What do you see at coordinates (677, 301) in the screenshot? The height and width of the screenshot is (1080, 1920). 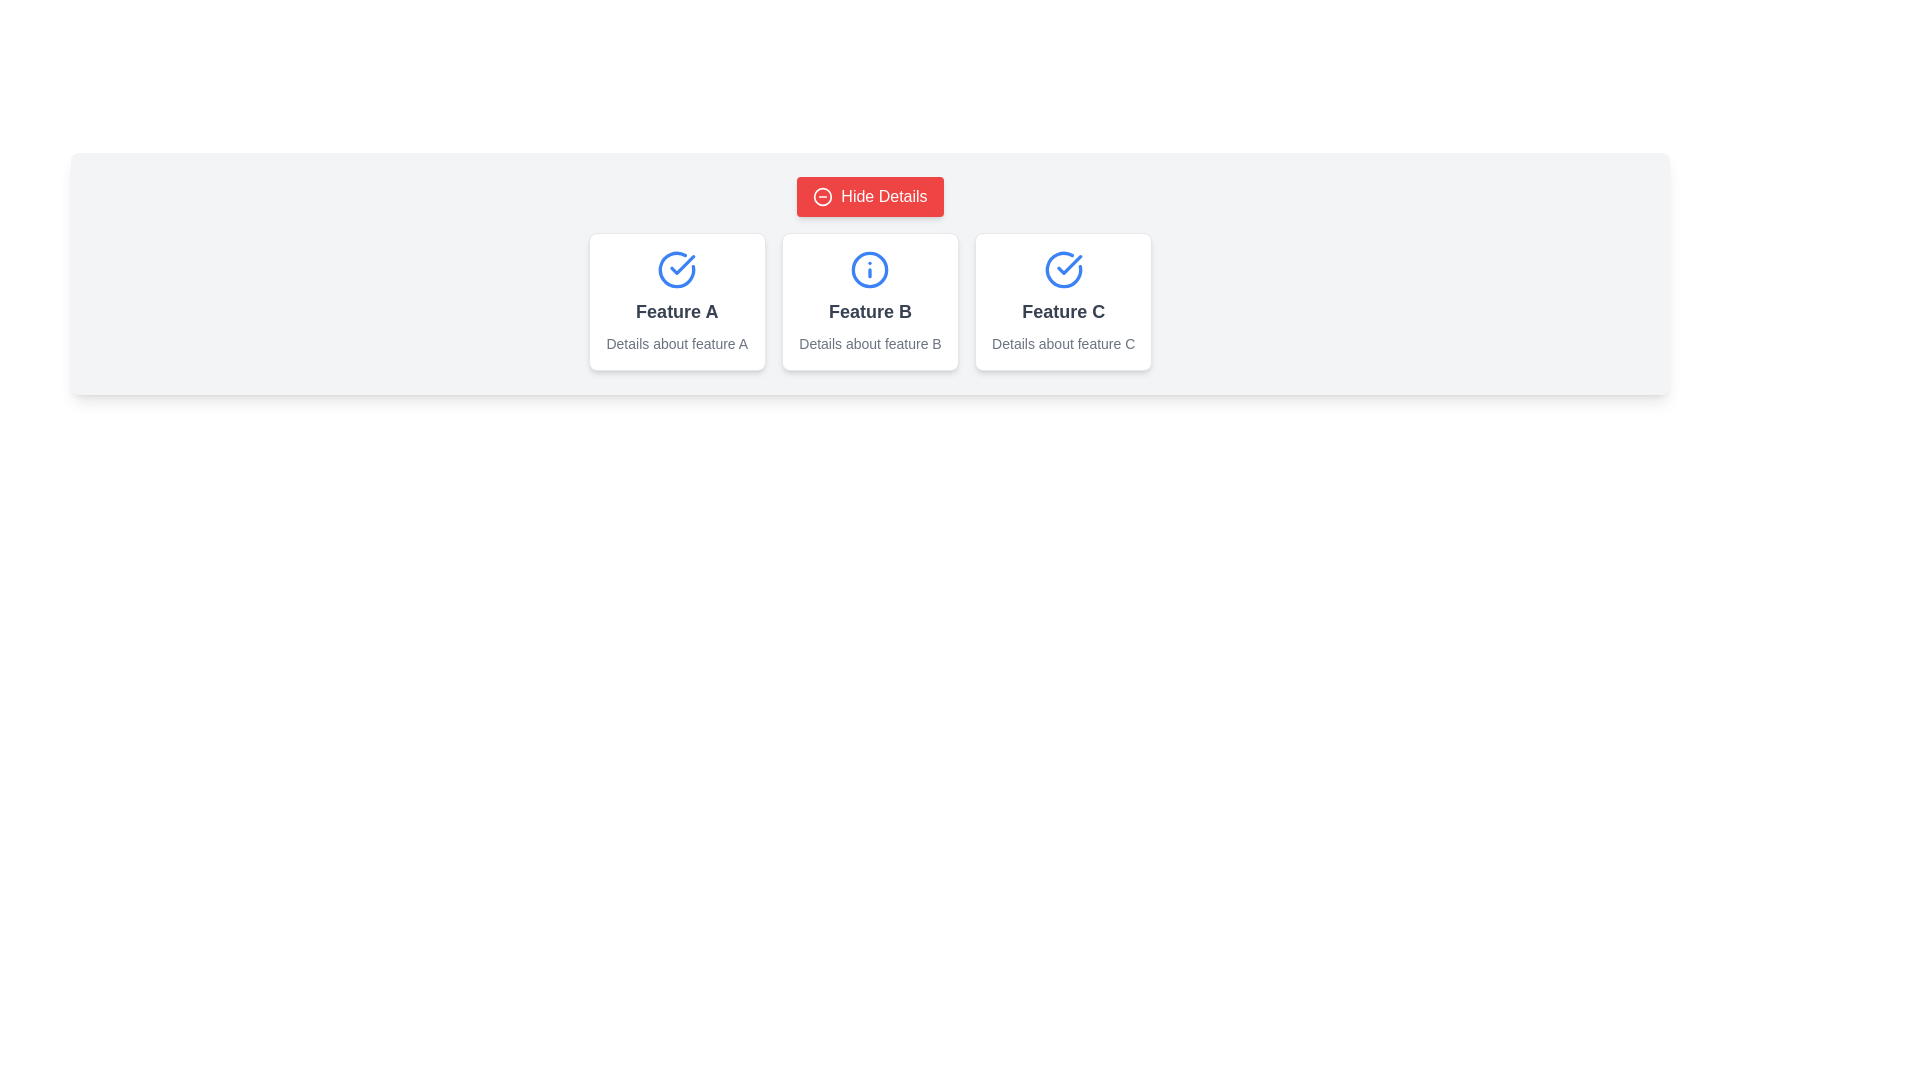 I see `the Information card displaying details about 'Feature A', which is the leftmost card in a set of three horizontally aligned cards` at bounding box center [677, 301].